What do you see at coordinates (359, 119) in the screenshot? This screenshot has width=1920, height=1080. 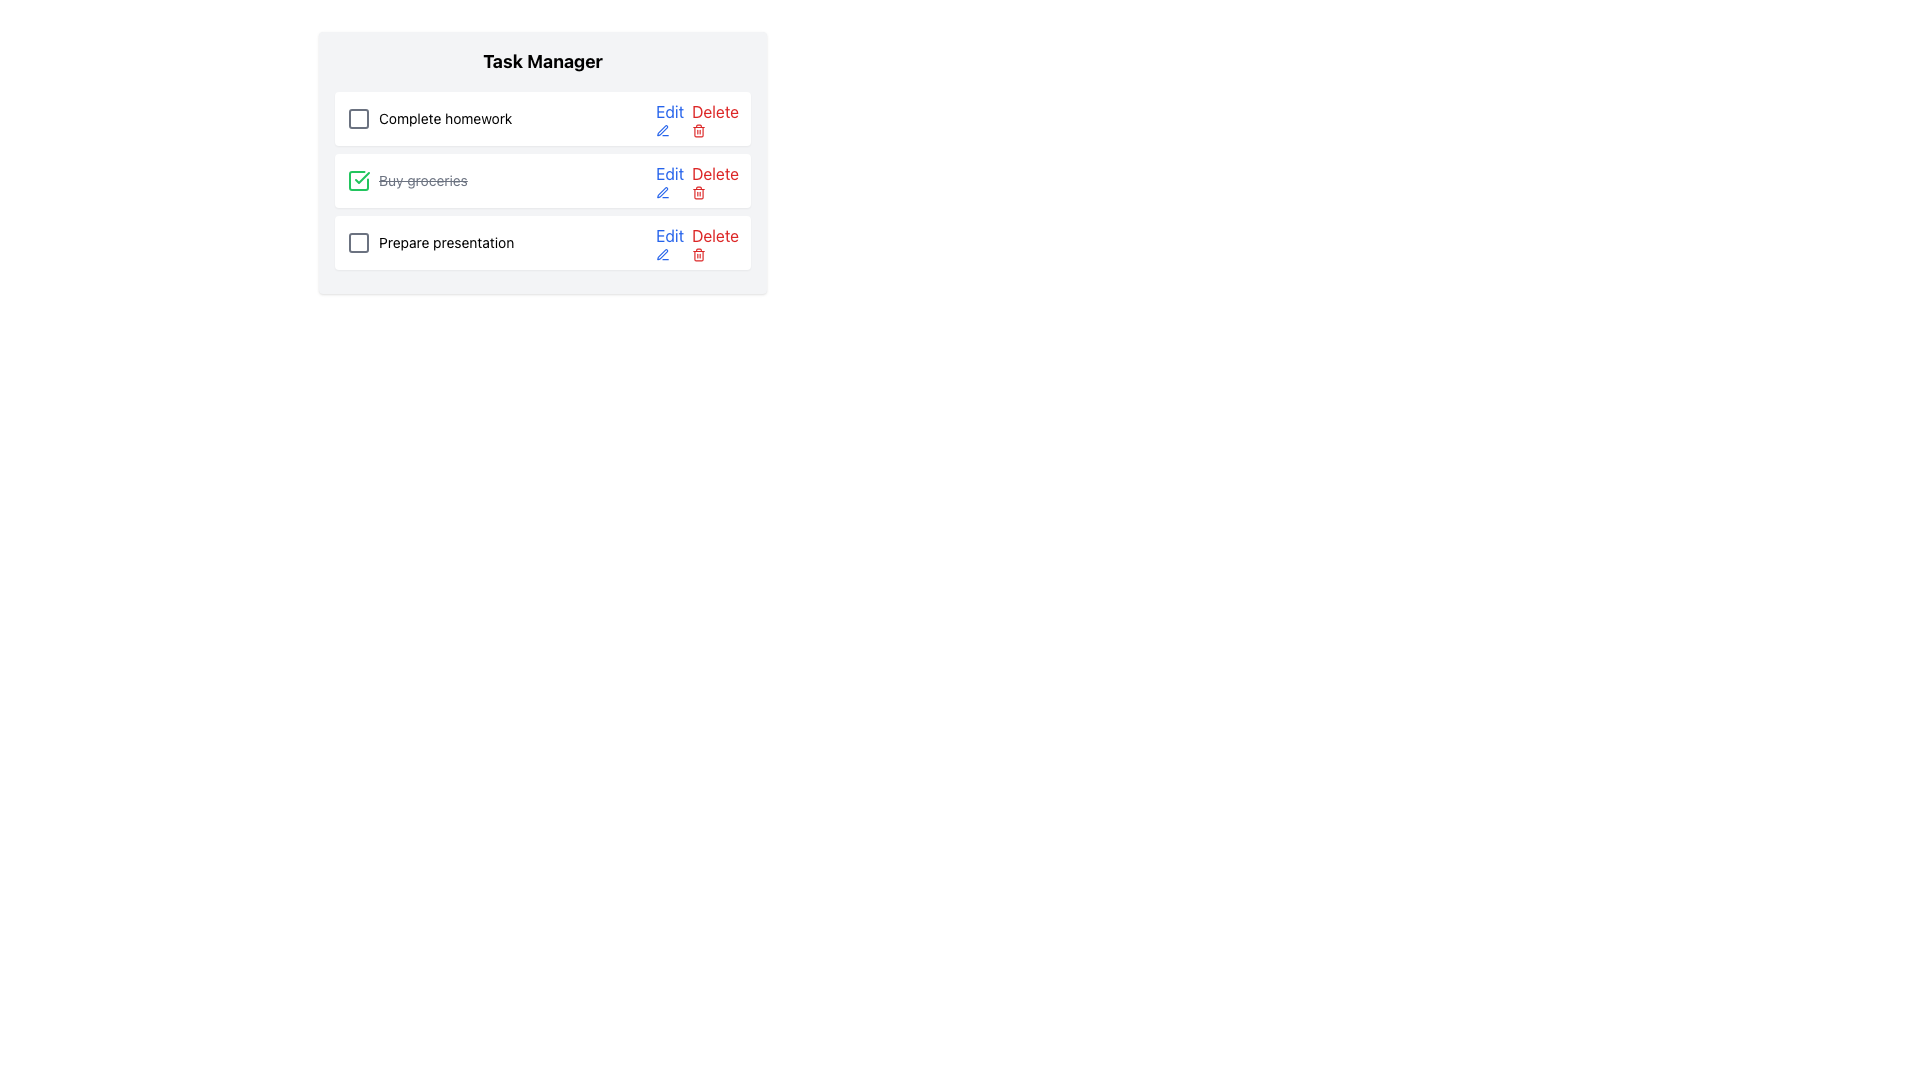 I see `the SVG icon with rounded corners, styled with a gray stroke` at bounding box center [359, 119].